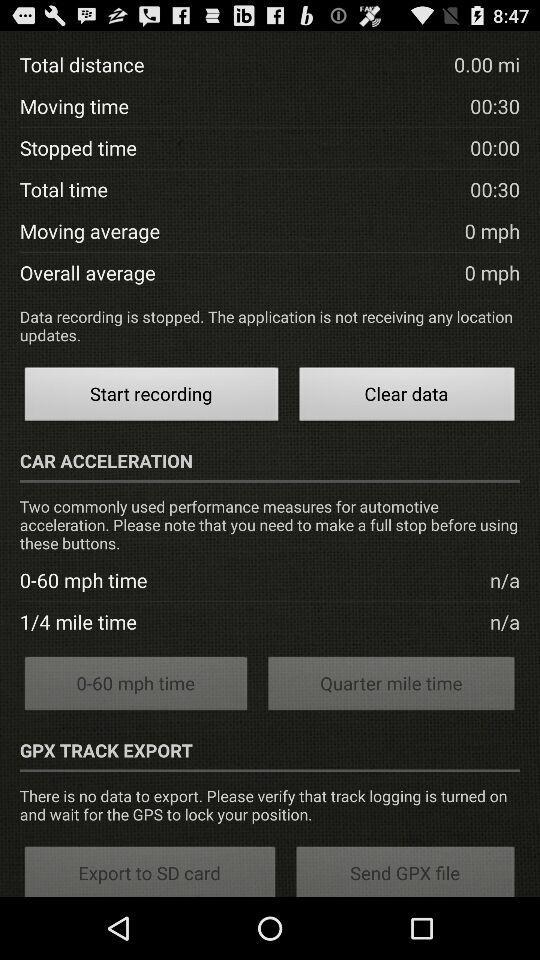 The image size is (540, 960). I want to click on the icon to the left of the clear data item, so click(150, 396).